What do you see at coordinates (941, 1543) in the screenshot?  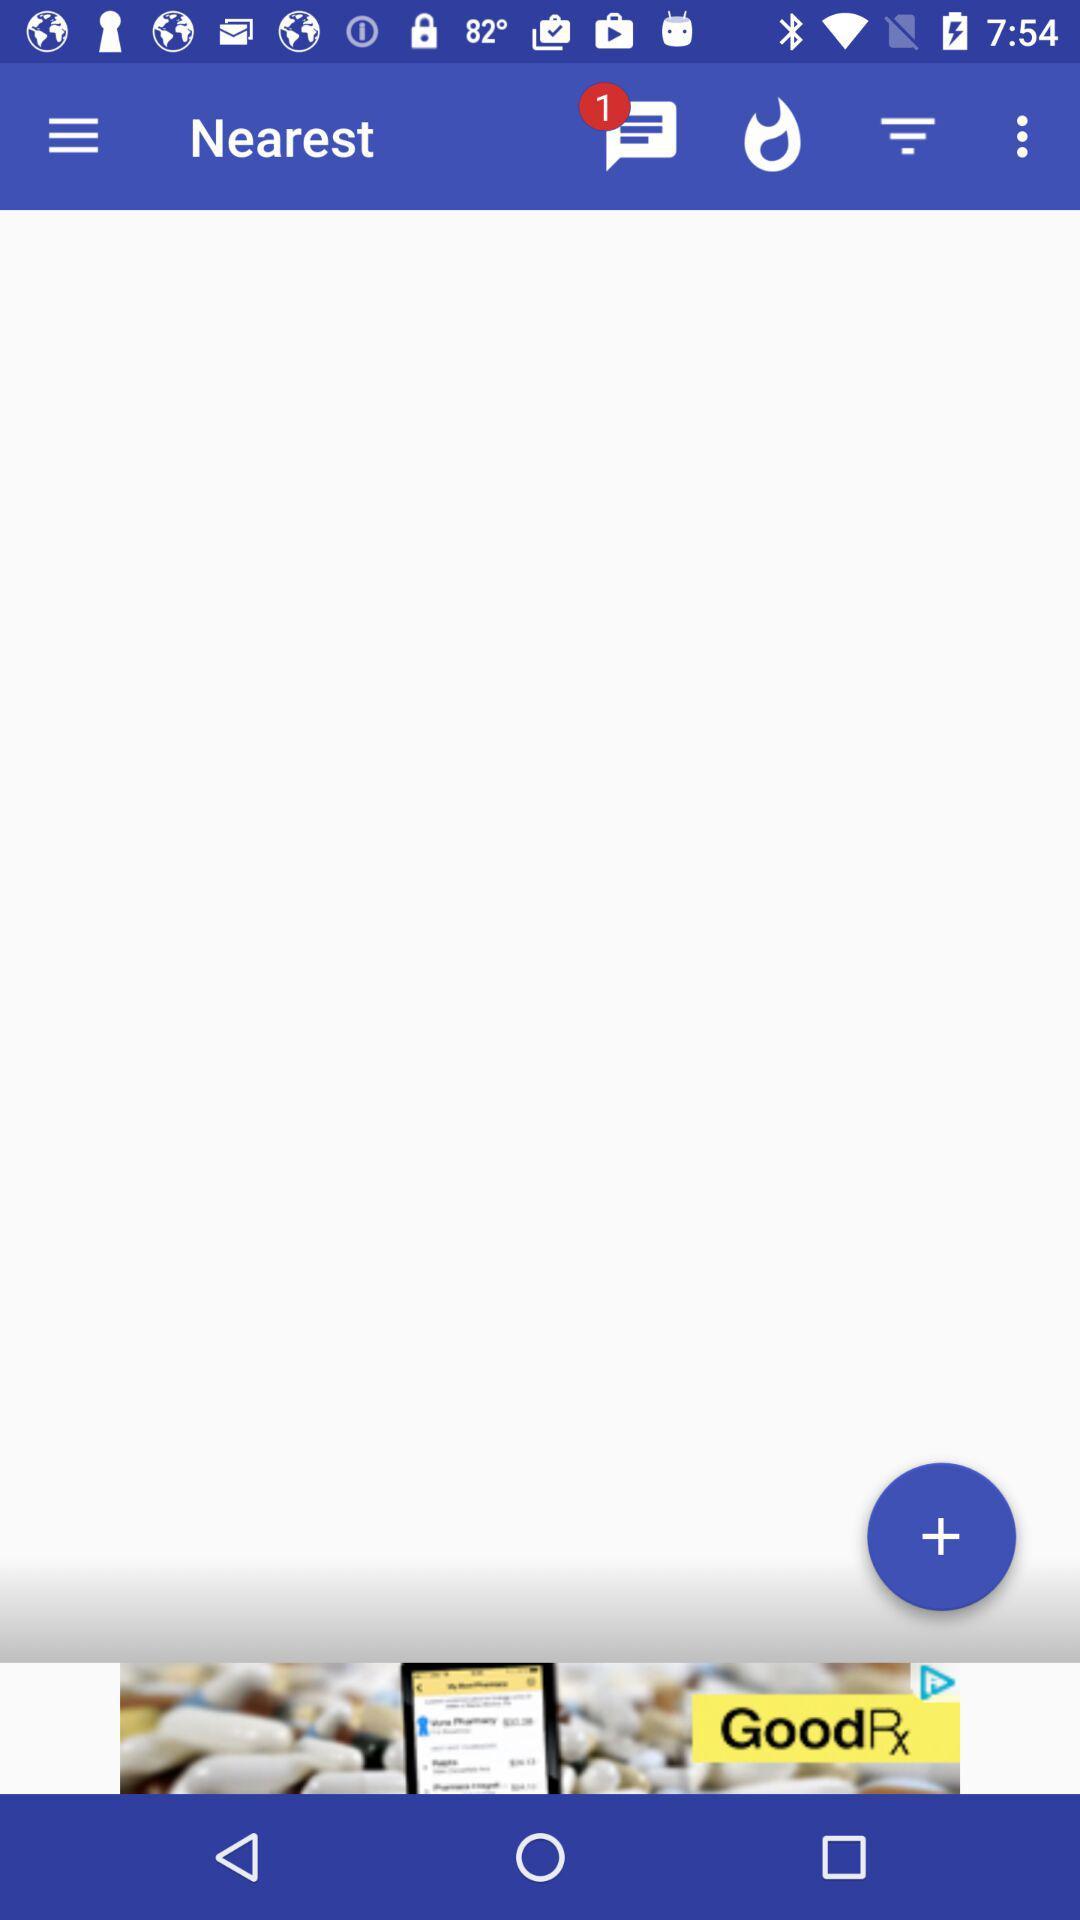 I see `the add icon` at bounding box center [941, 1543].